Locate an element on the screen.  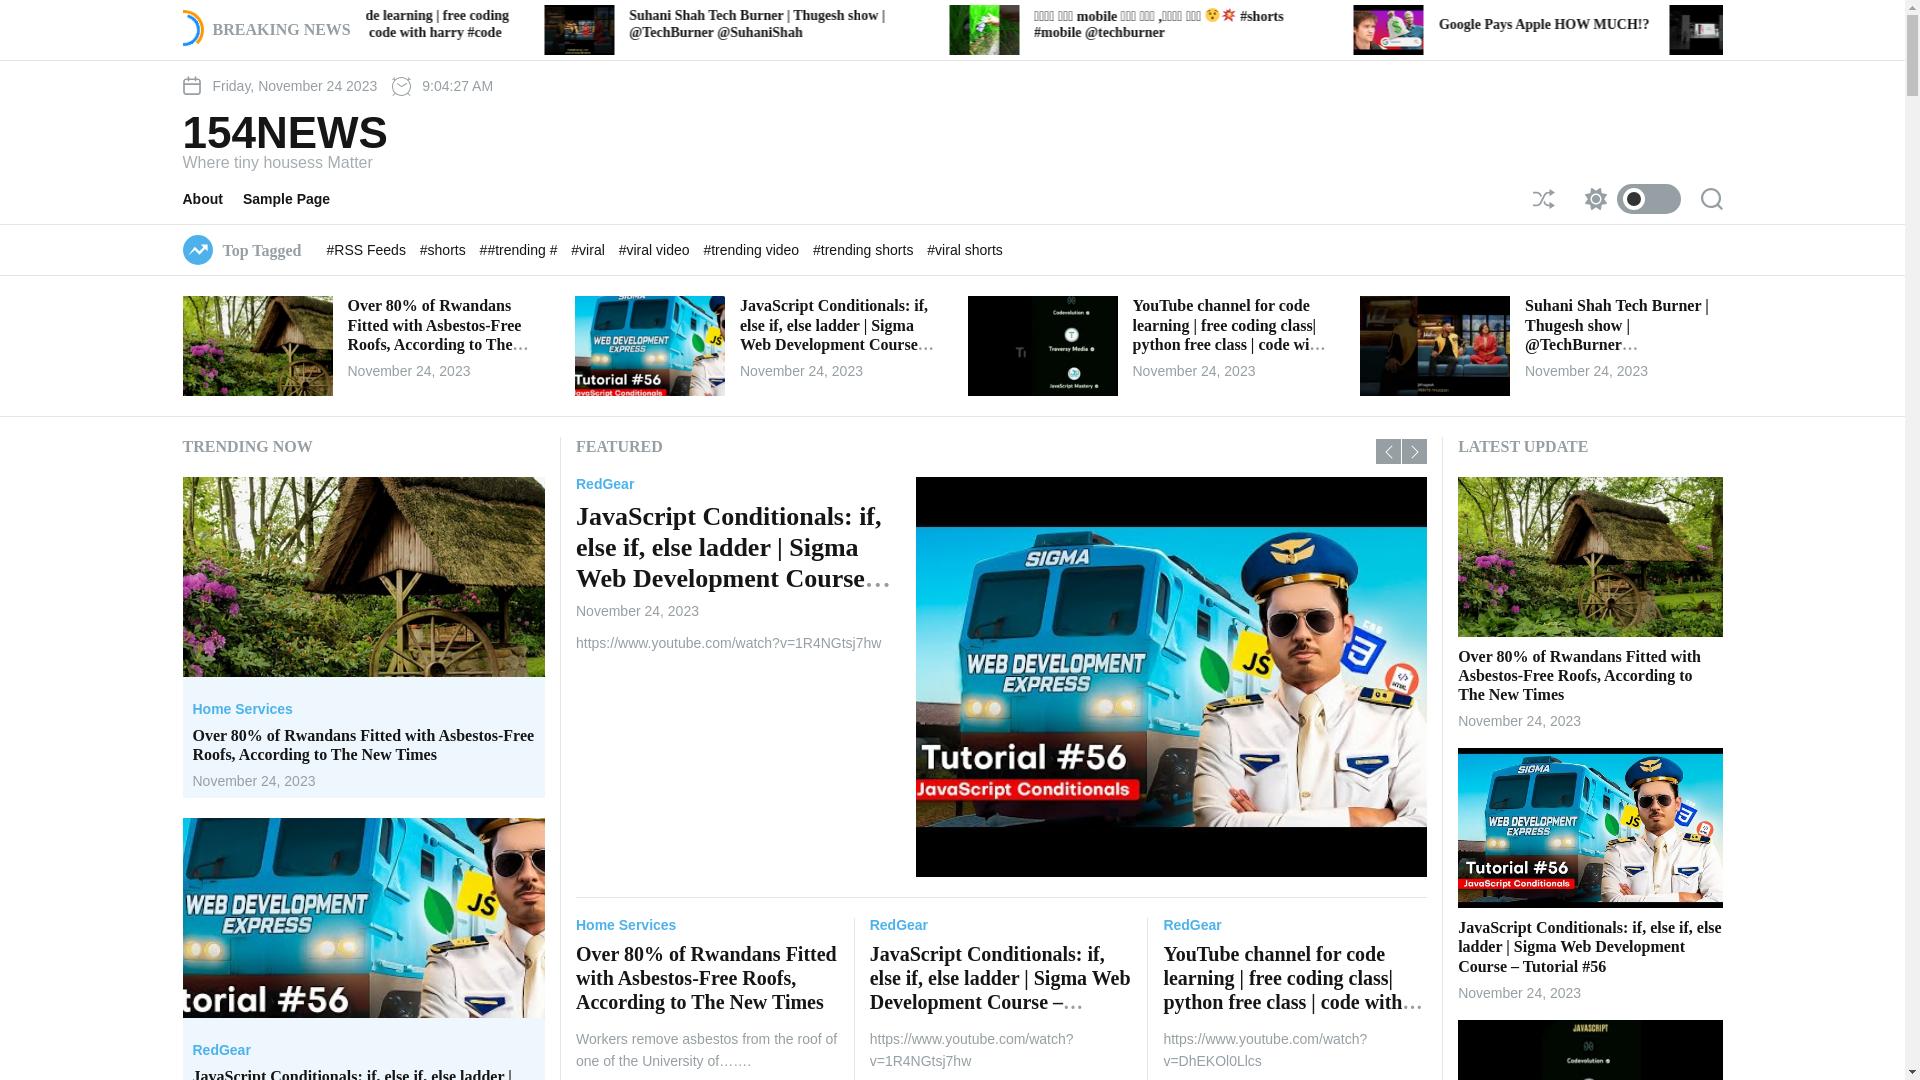
'RedGear' is located at coordinates (897, 925).